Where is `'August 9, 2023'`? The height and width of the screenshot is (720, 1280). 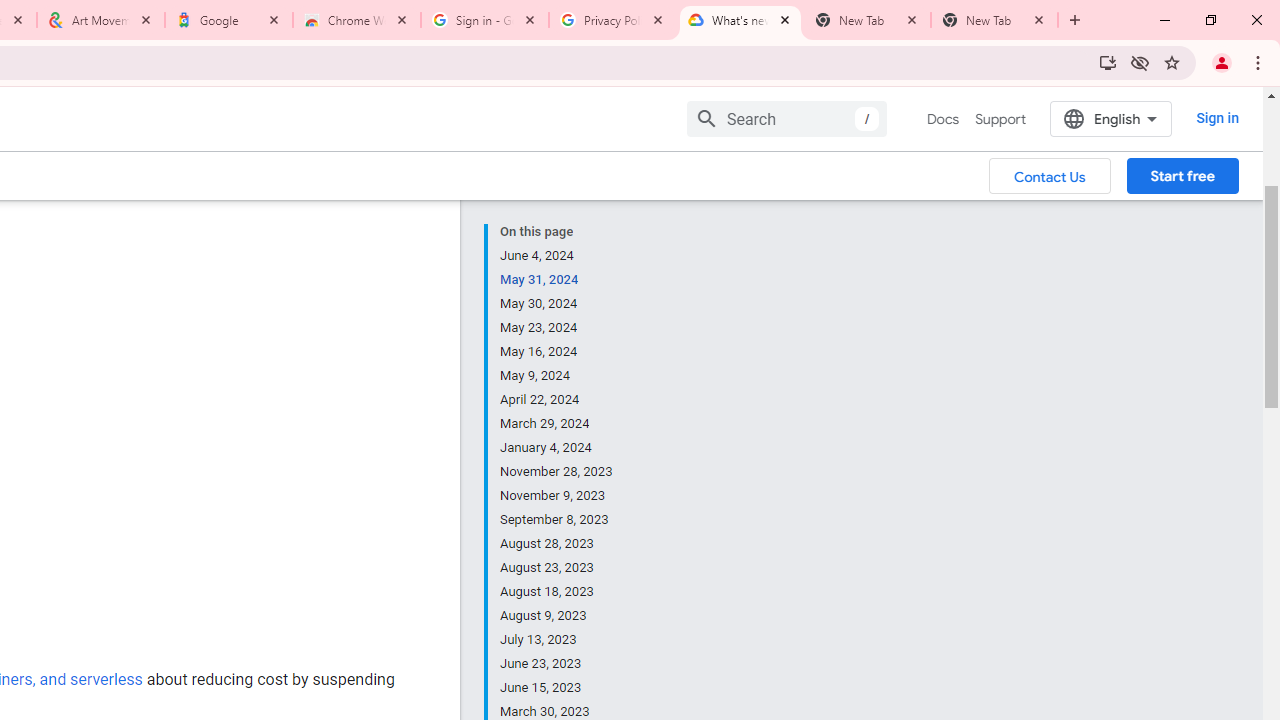 'August 9, 2023' is located at coordinates (557, 614).